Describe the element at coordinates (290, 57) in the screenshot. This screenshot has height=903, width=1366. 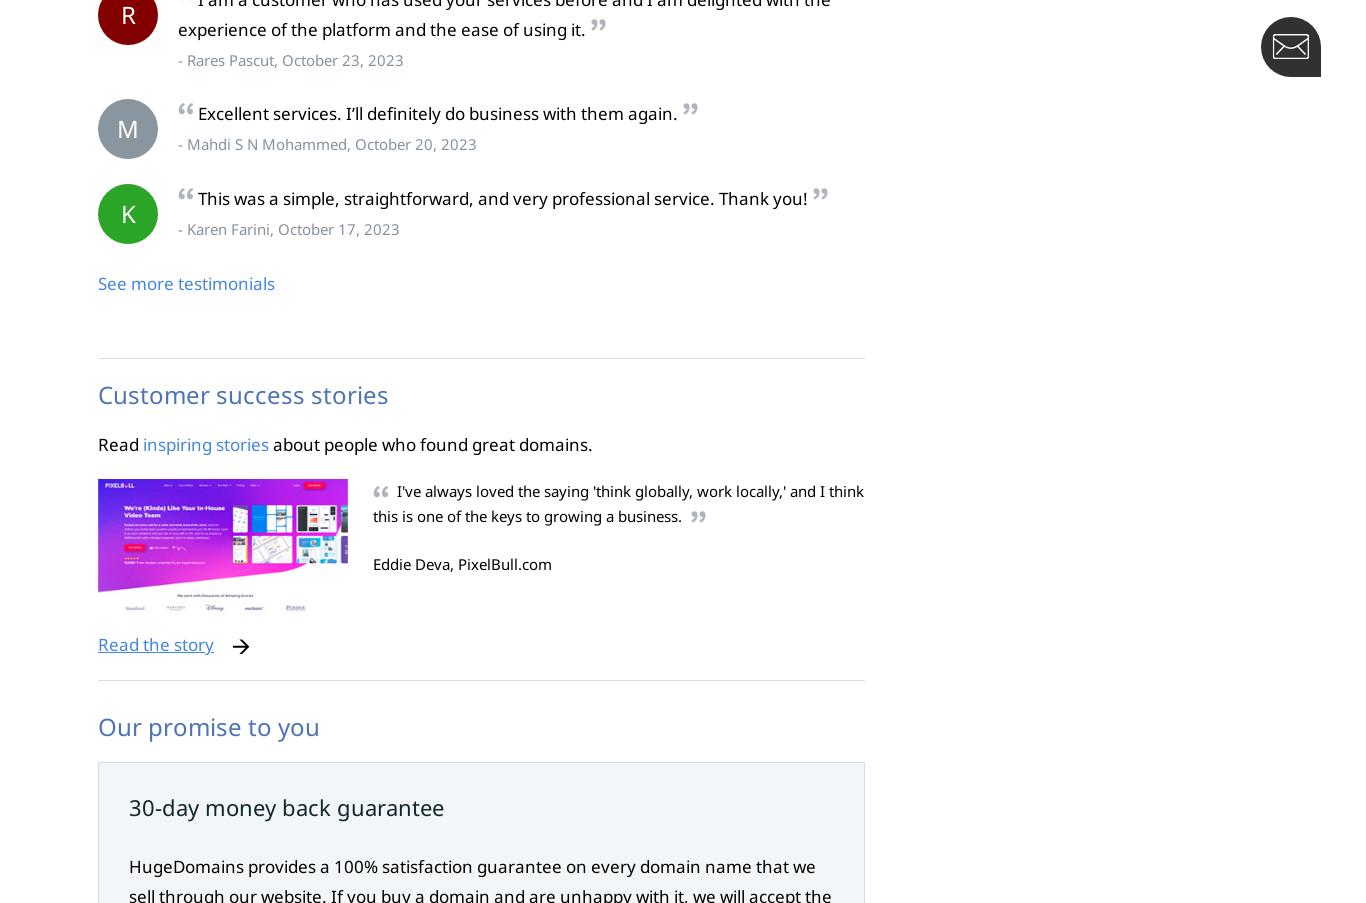
I see `'- Rares Pascut, October 23, 2023'` at that location.